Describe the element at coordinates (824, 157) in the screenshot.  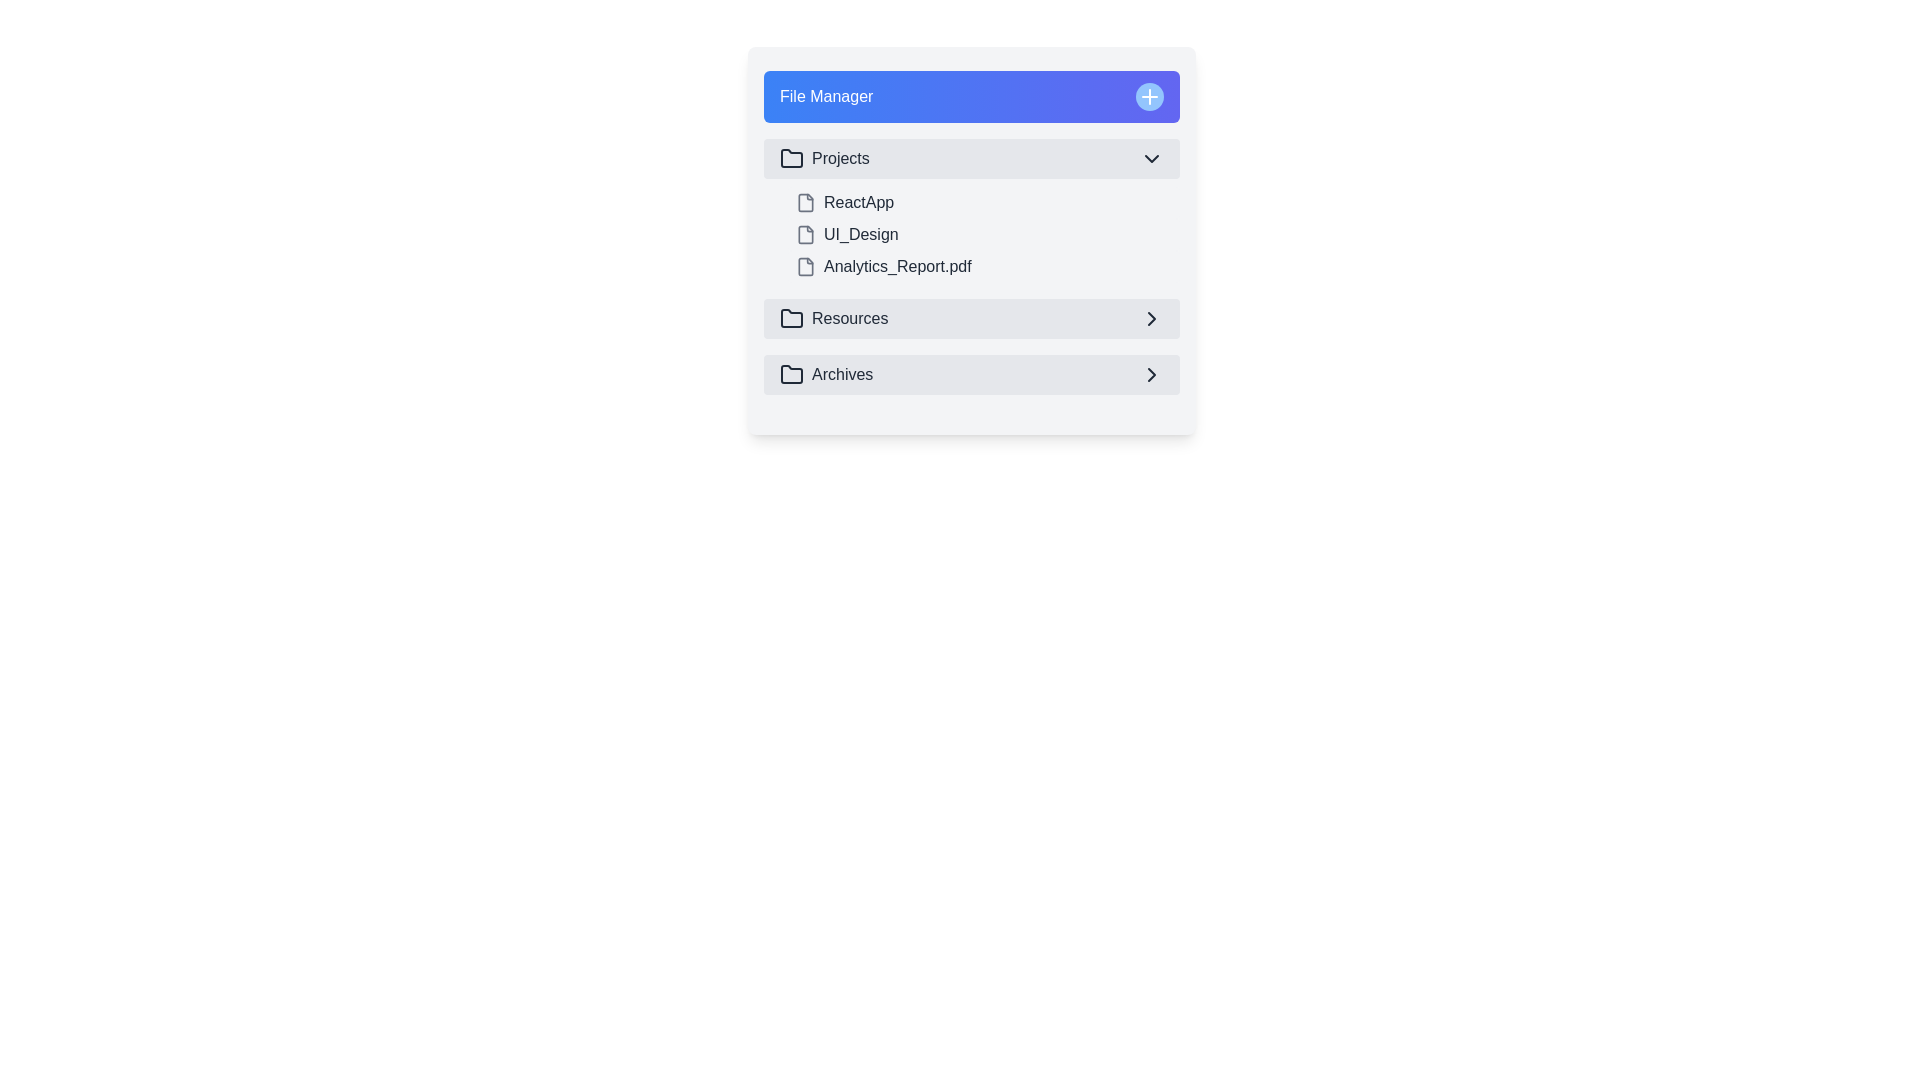
I see `the 'Projects' folder entry` at that location.